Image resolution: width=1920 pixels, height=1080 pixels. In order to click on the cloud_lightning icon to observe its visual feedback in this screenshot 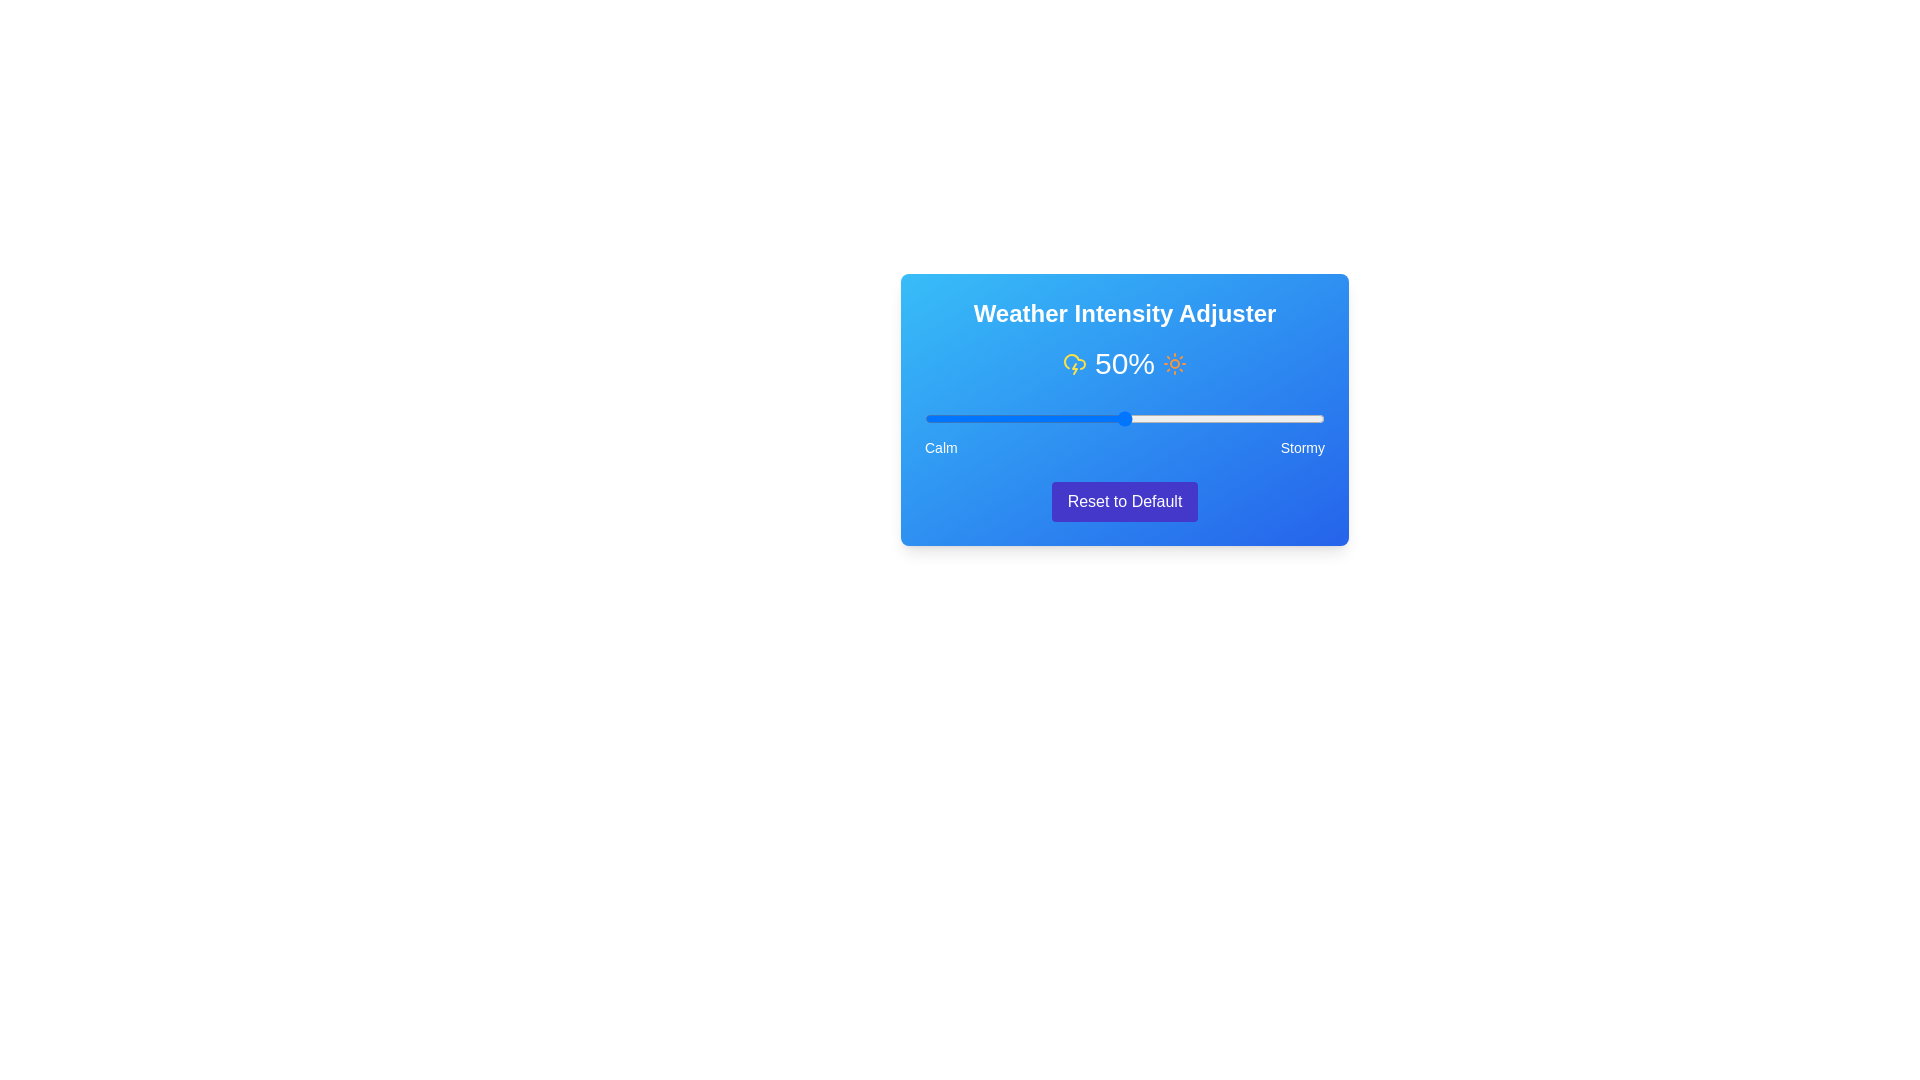, I will do `click(1074, 363)`.